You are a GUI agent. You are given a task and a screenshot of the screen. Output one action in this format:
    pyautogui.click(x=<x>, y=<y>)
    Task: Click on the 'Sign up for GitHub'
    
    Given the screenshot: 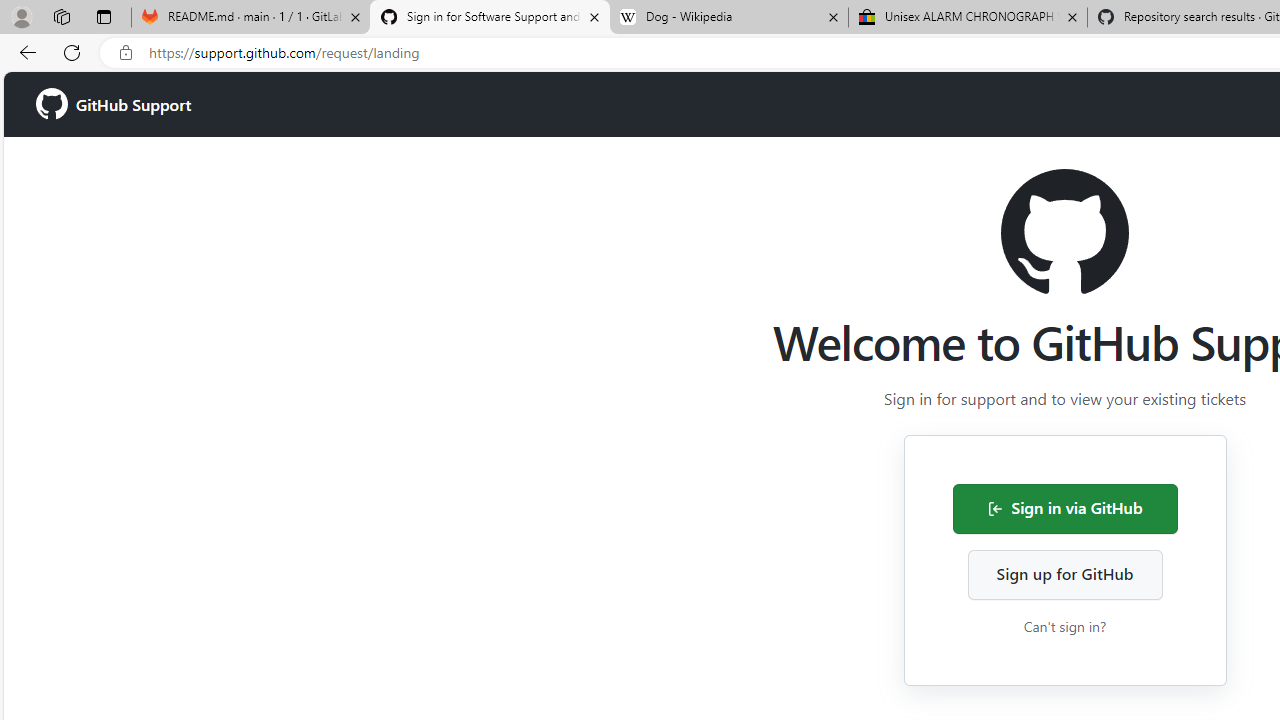 What is the action you would take?
    pyautogui.click(x=1063, y=574)
    